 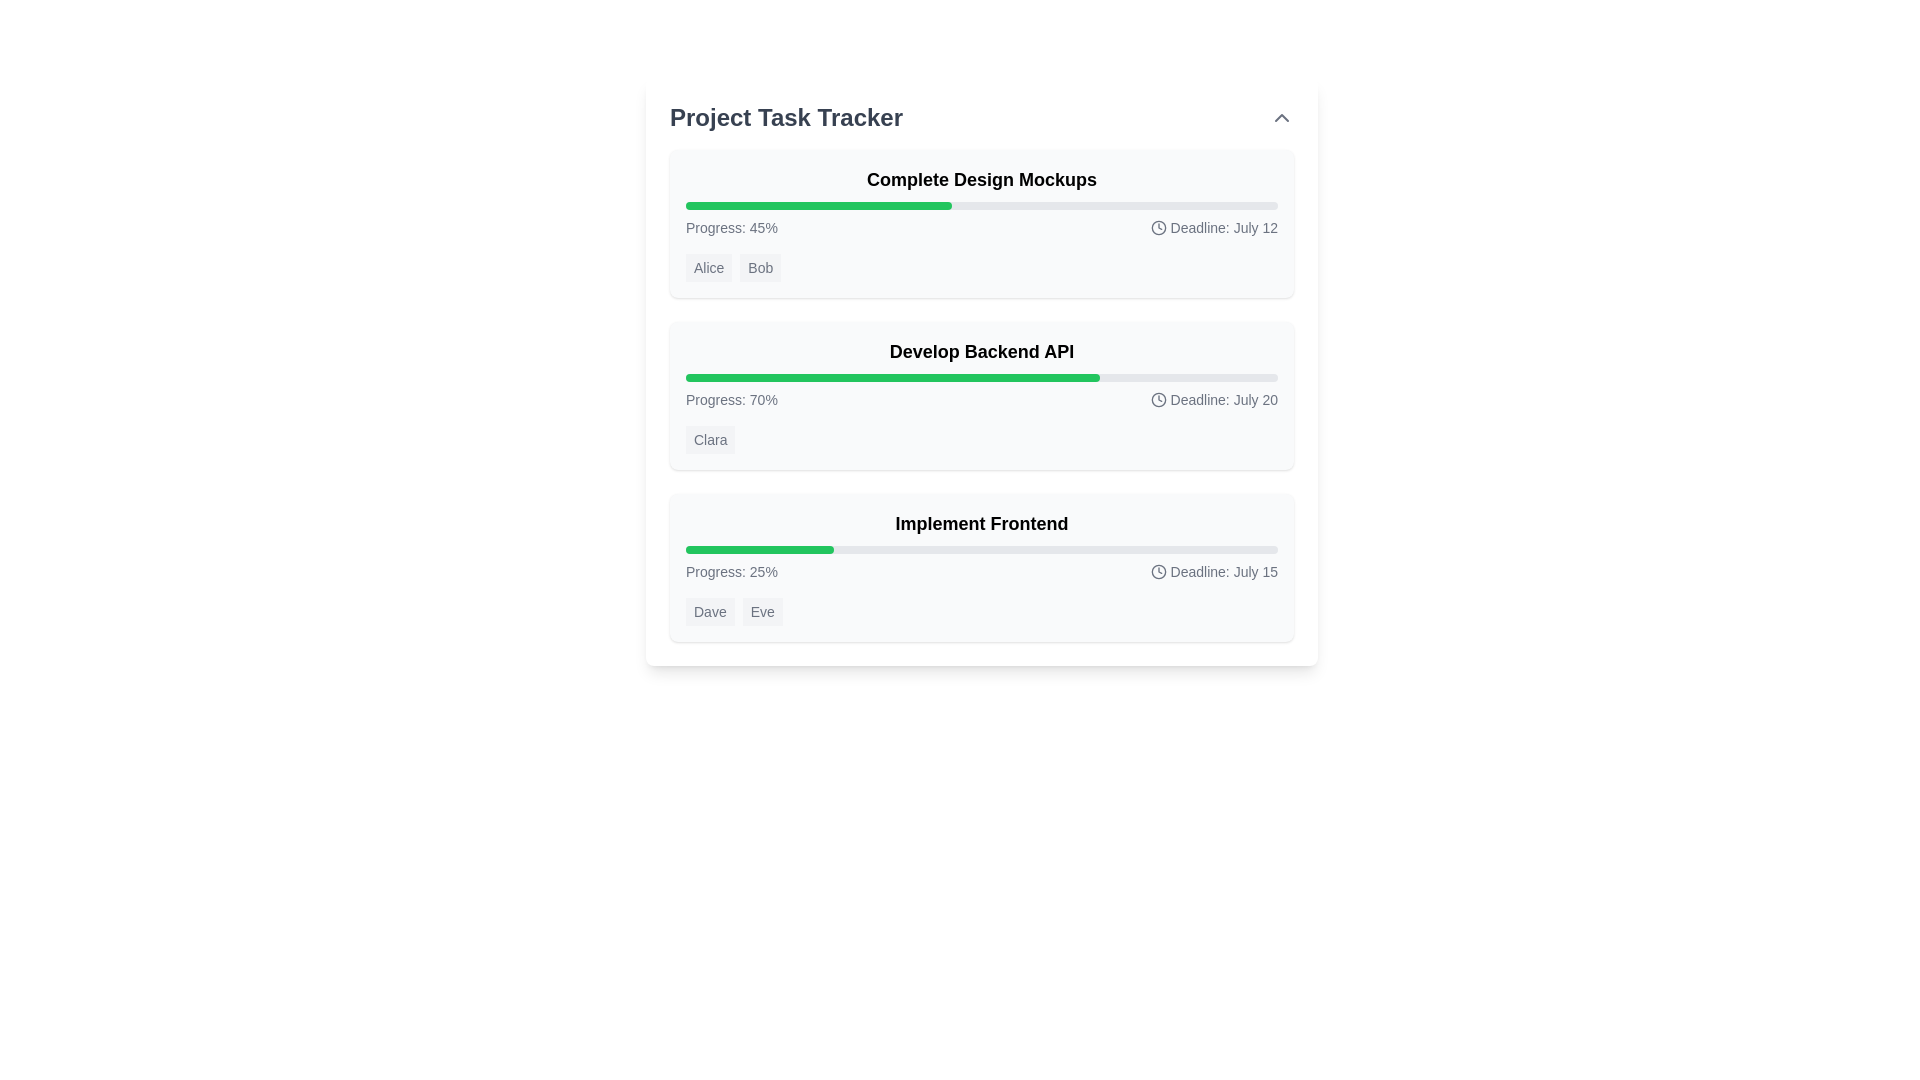 I want to click on the label with icon displaying the deadline for the task 'Implement Frontend', located in the third task card of the 'Project Task Tracker' interface, on the right-hand side, adjacent to the progress bar, so click(x=1213, y=571).